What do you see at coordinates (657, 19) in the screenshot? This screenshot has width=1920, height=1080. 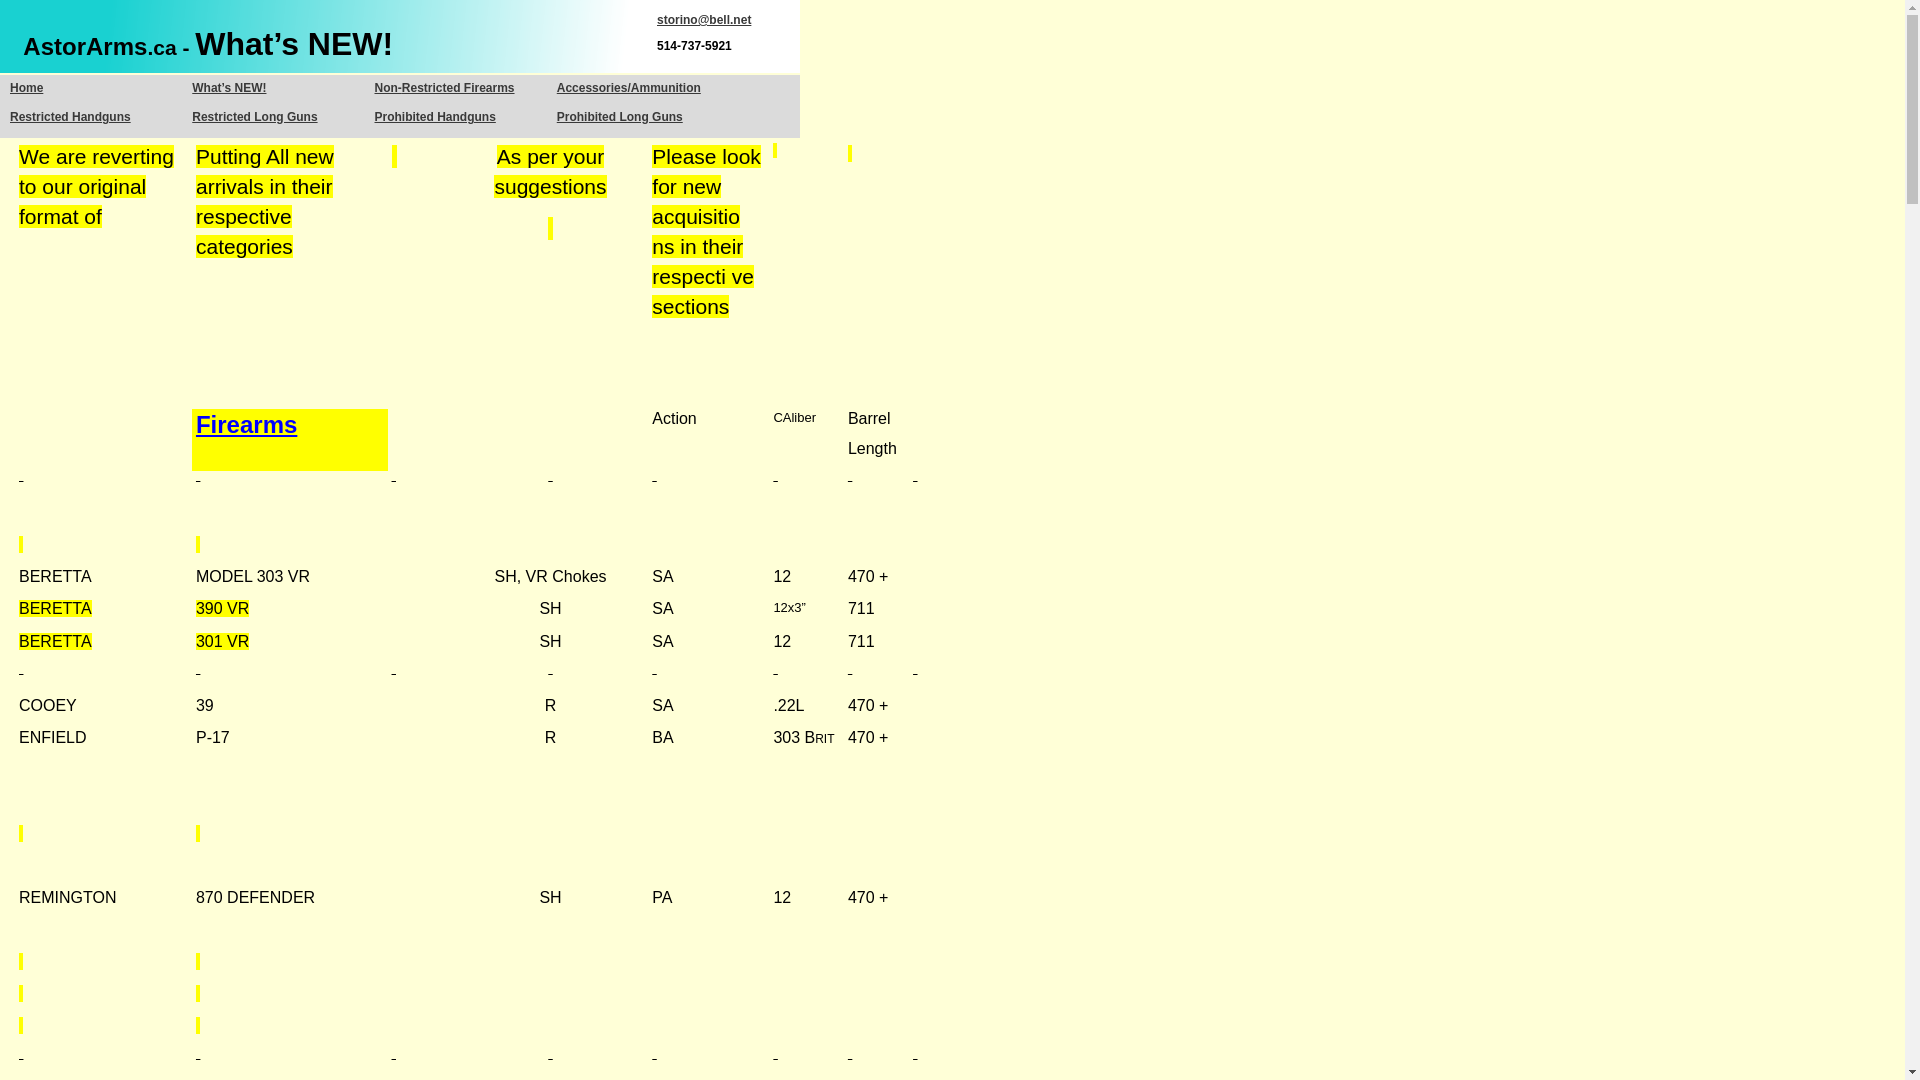 I see `'storino@bell.net'` at bounding box center [657, 19].